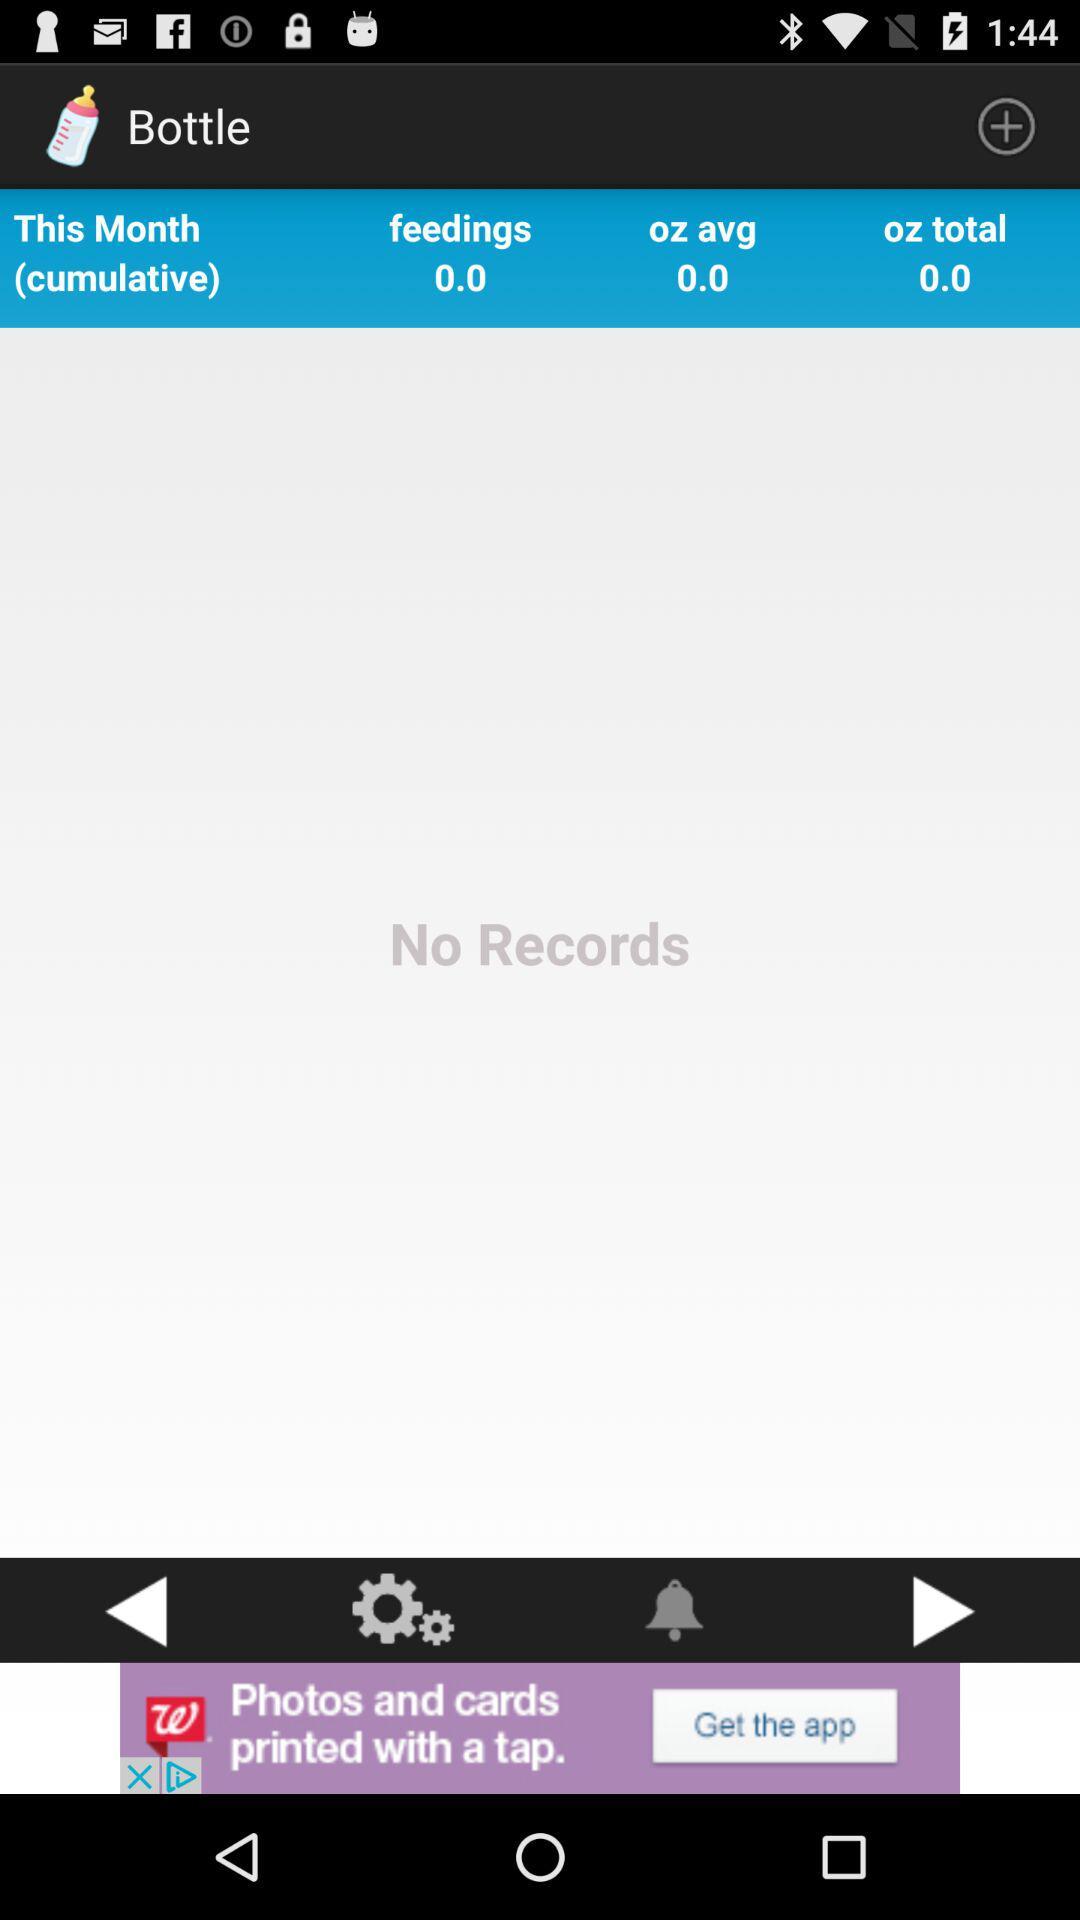  Describe the element at coordinates (405, 1610) in the screenshot. I see `settings` at that location.